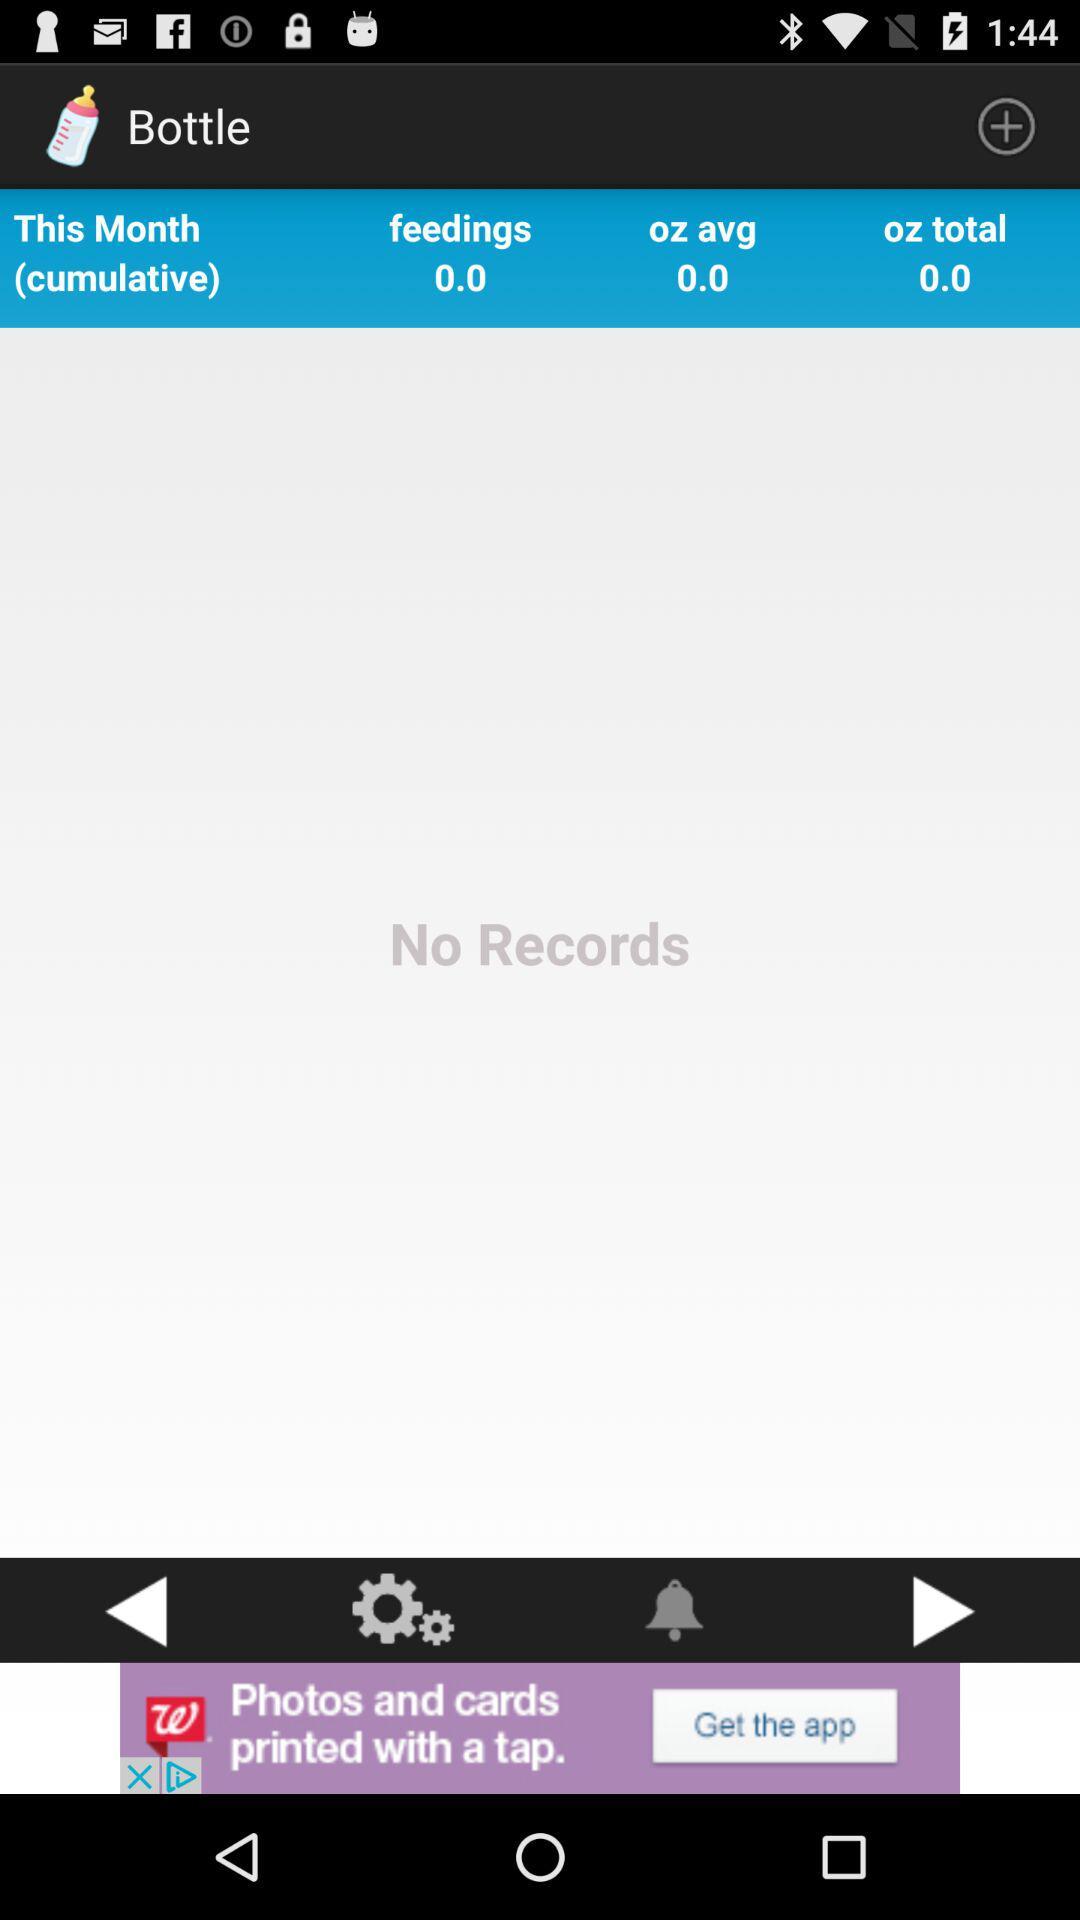  Describe the element at coordinates (405, 1610) in the screenshot. I see `settings` at that location.